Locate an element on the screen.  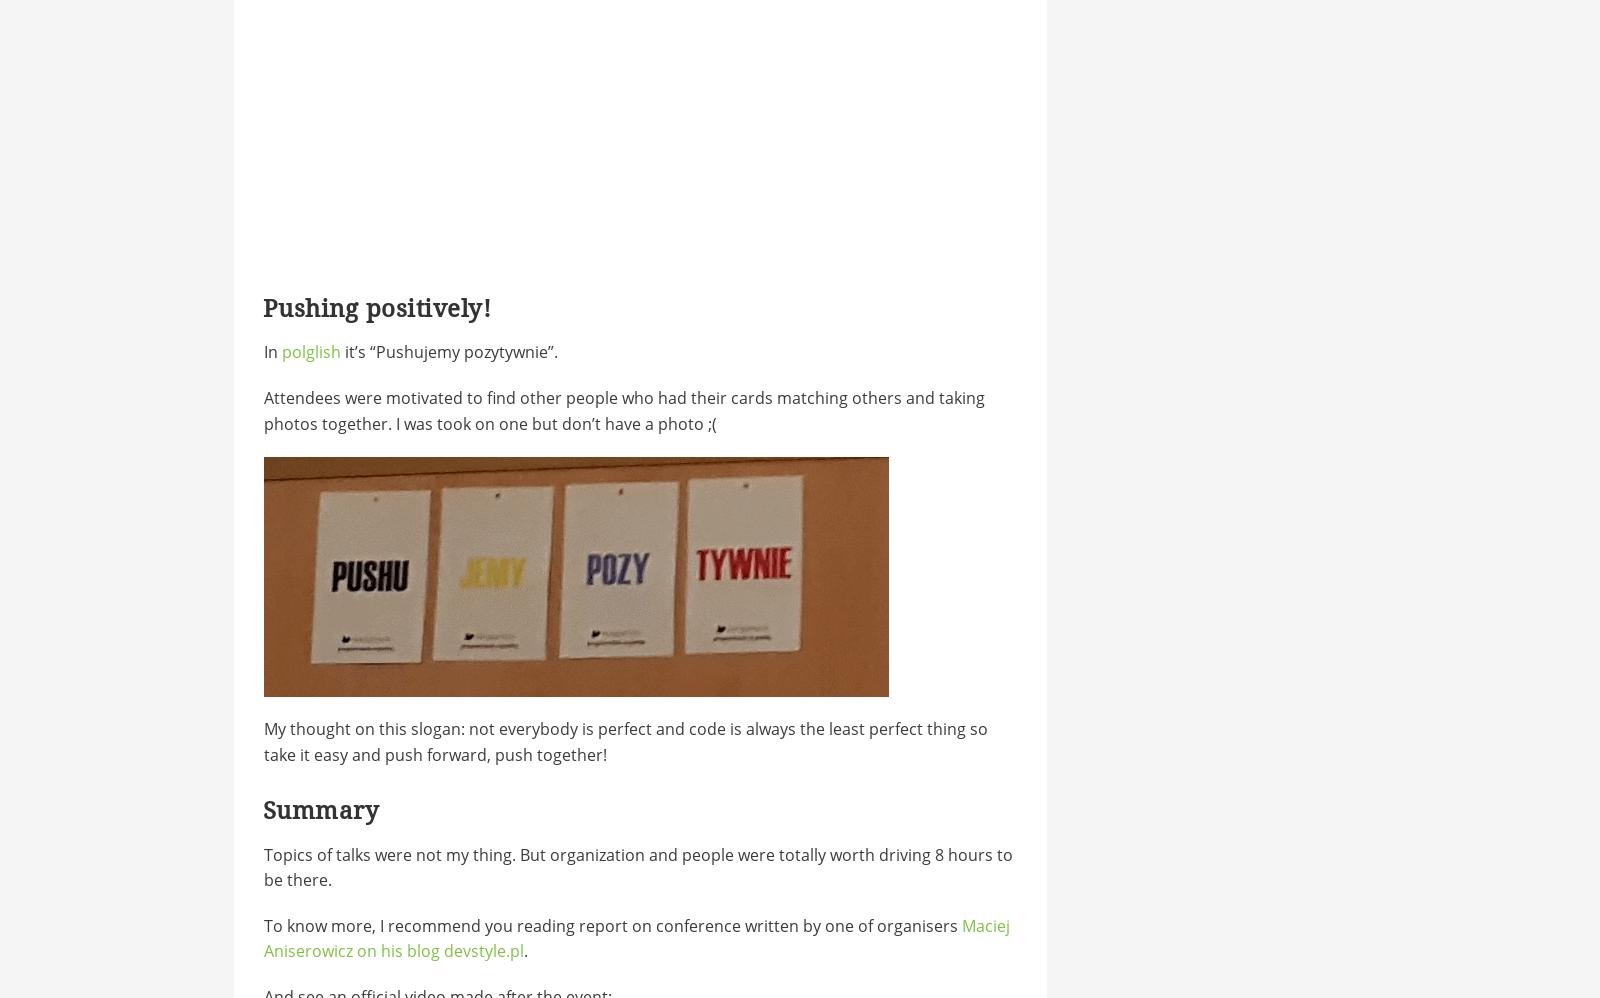
'To know more, I recommend you reading report on conference written by one of organisers' is located at coordinates (612, 925).